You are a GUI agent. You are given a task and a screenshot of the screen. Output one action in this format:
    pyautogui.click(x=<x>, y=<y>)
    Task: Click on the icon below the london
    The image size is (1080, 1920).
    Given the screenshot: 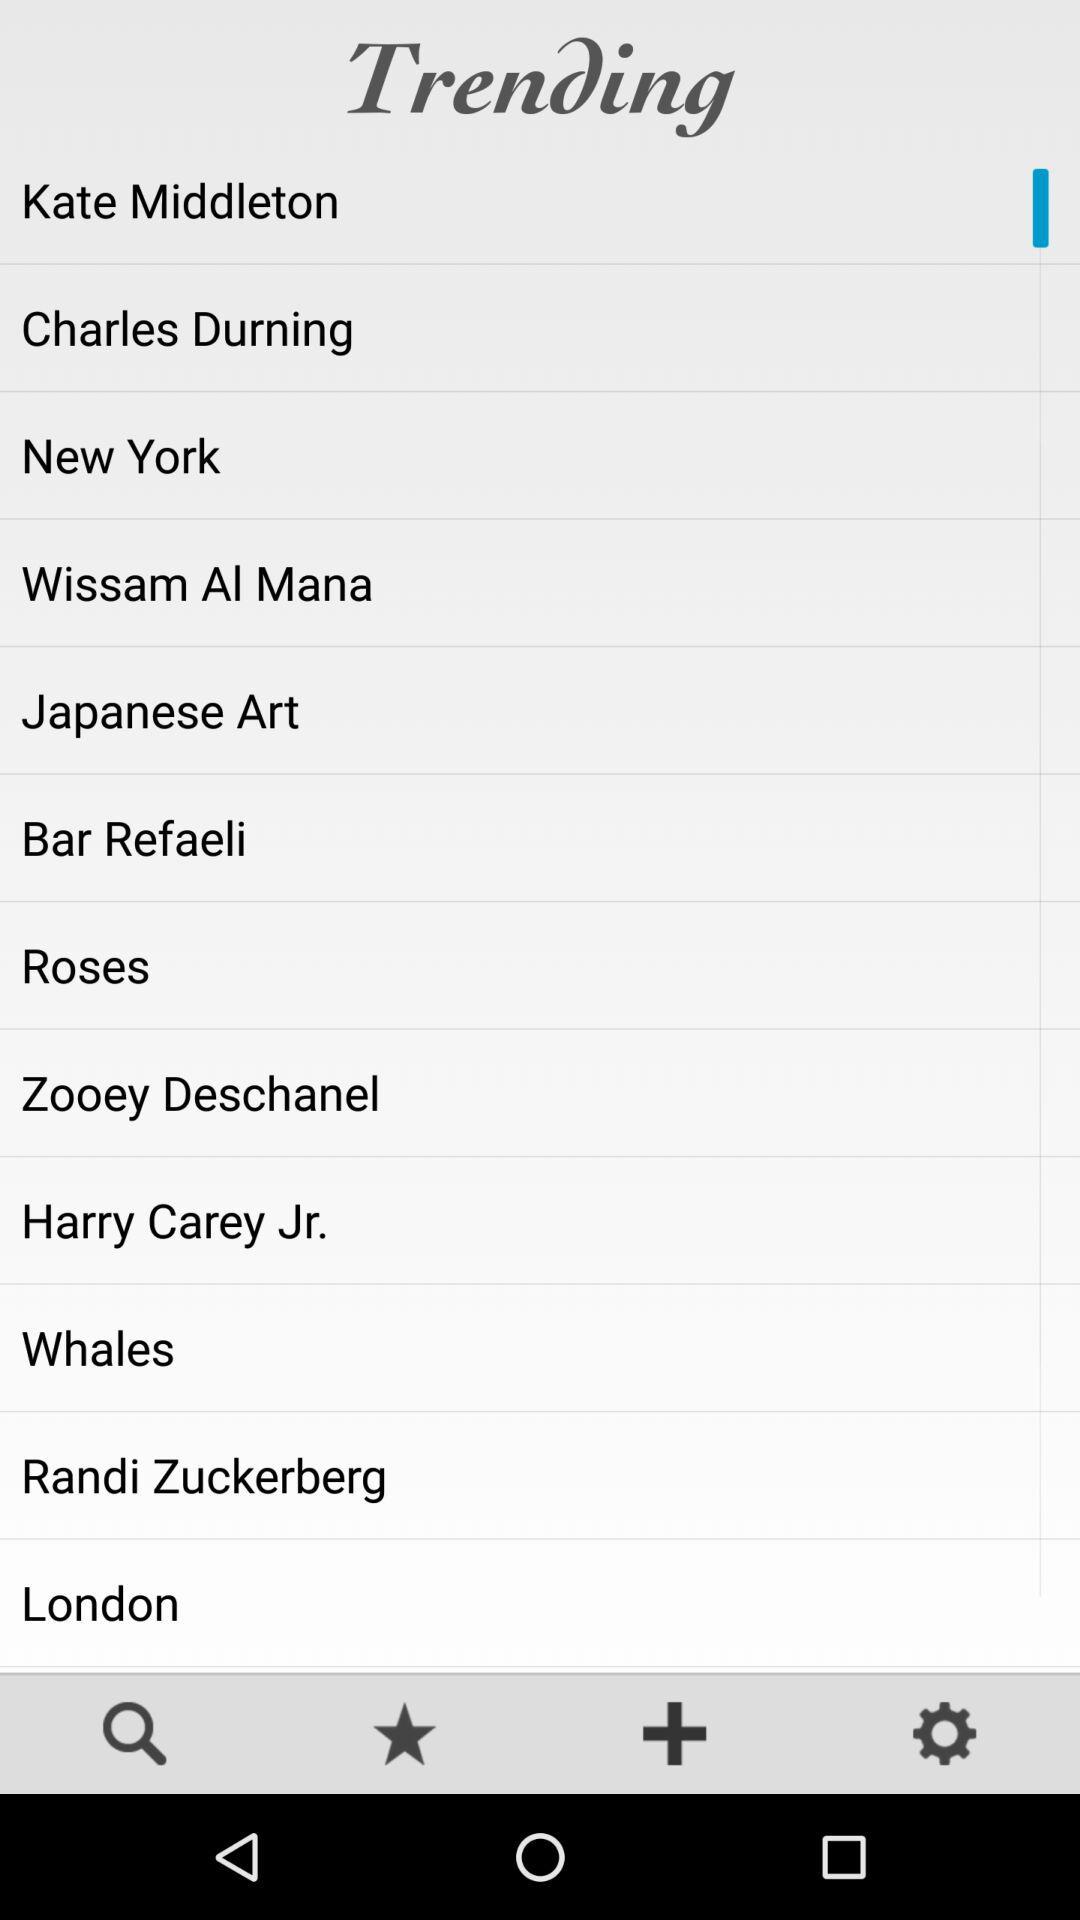 What is the action you would take?
    pyautogui.click(x=540, y=1669)
    